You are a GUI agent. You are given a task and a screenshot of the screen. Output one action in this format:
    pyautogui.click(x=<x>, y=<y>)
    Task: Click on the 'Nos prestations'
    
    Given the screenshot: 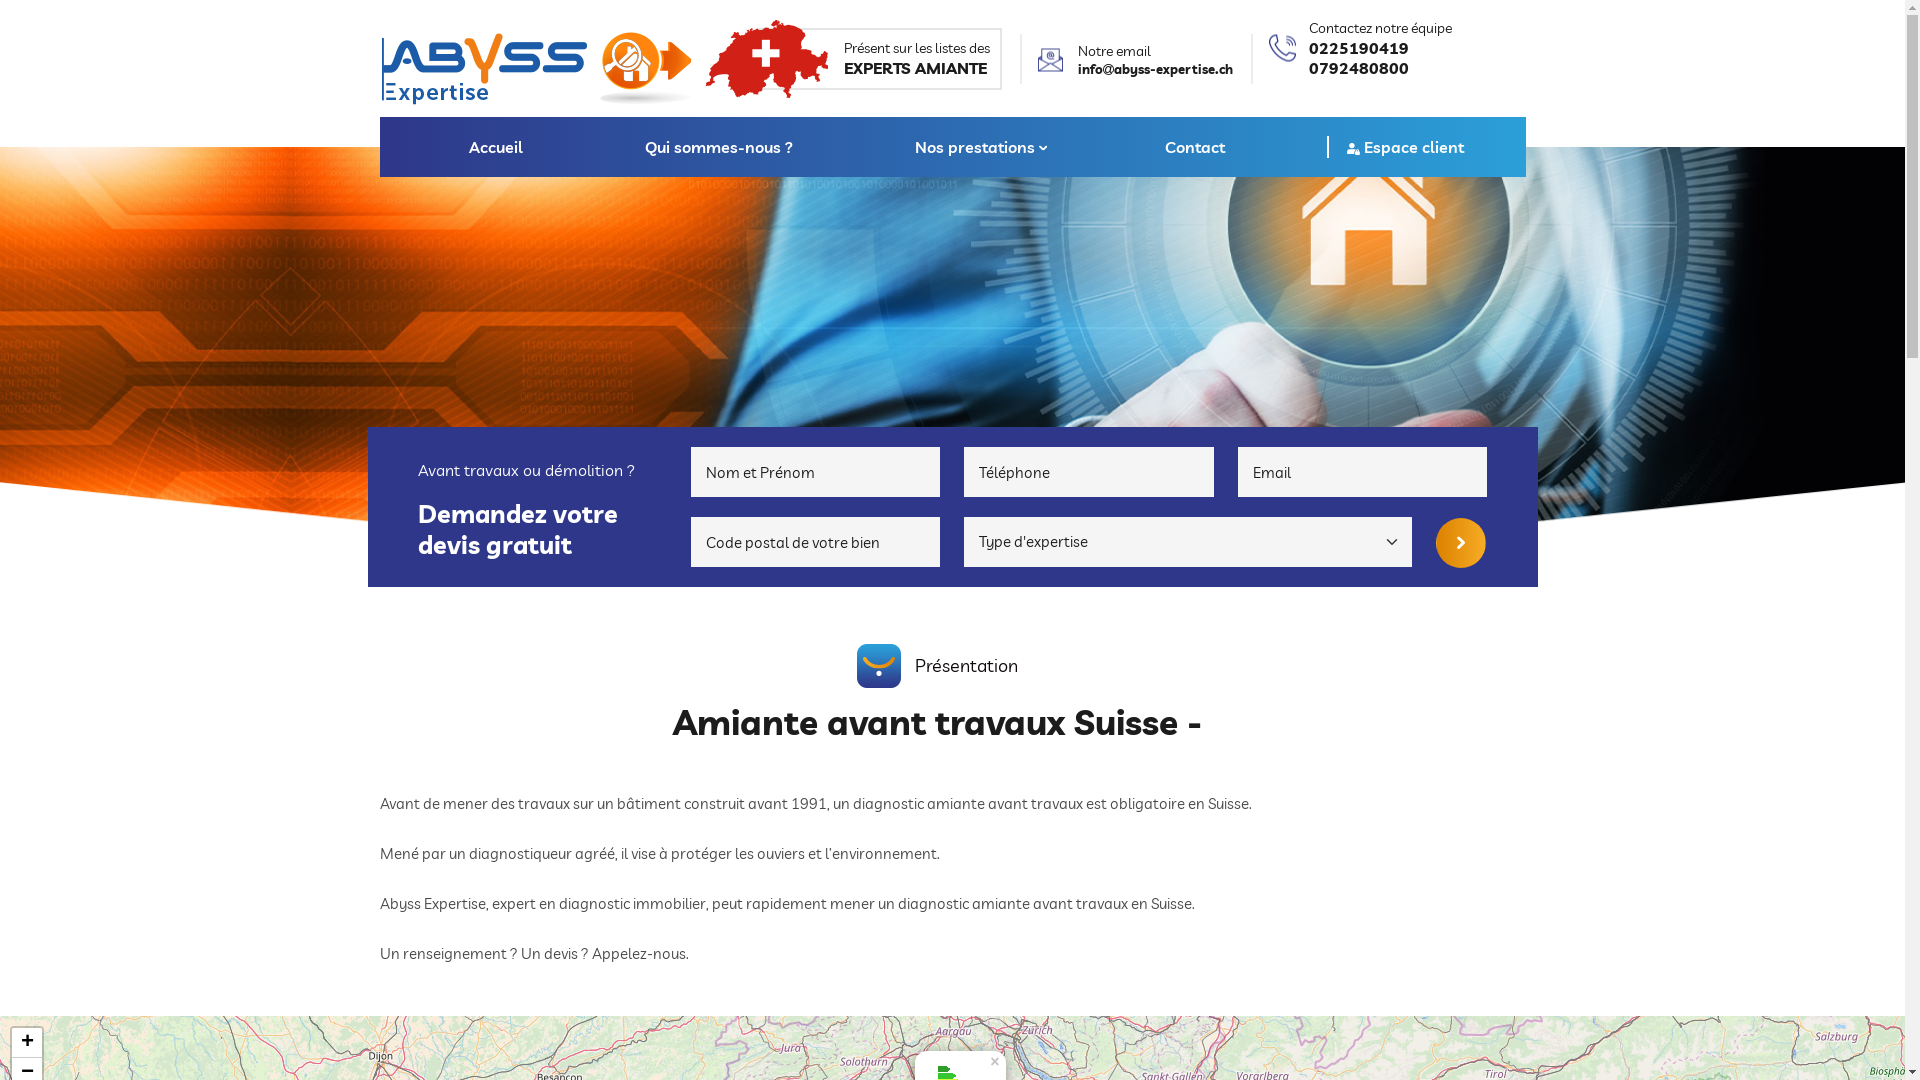 What is the action you would take?
    pyautogui.click(x=893, y=145)
    